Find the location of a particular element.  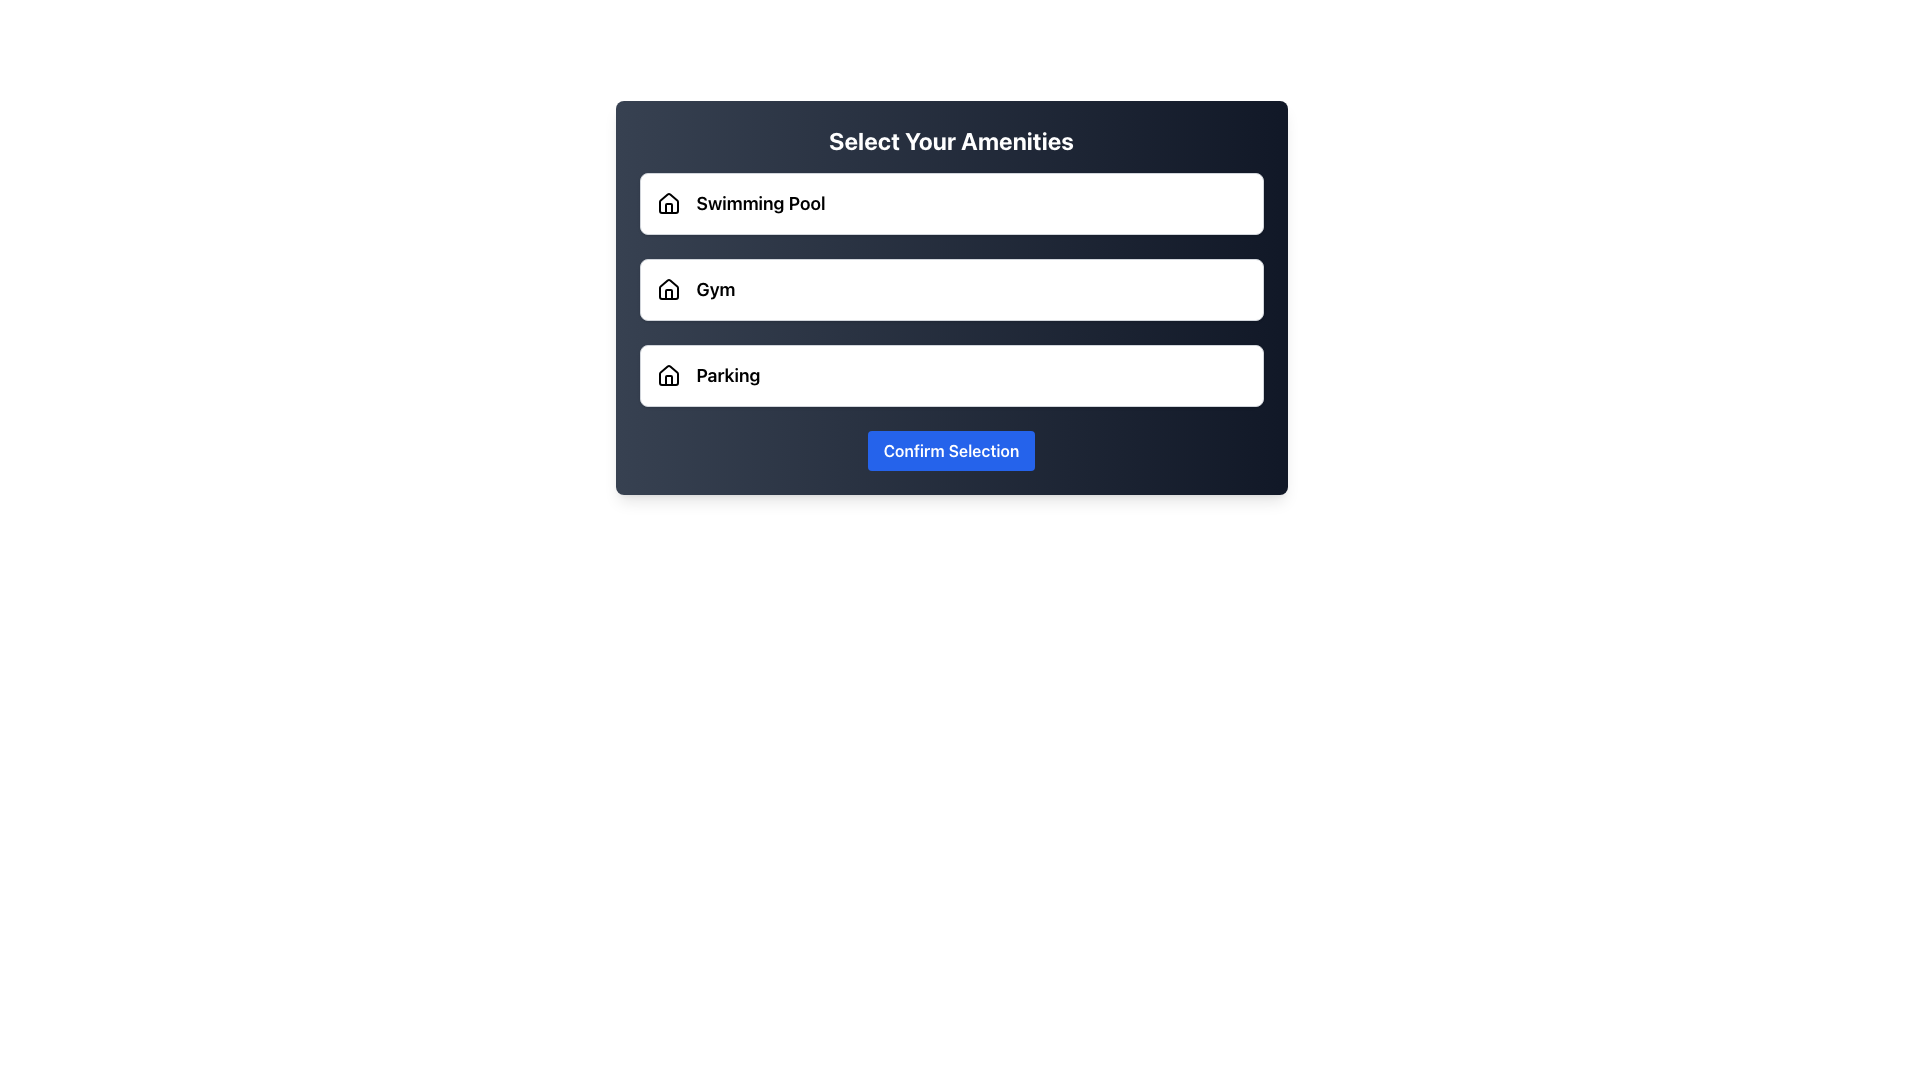

the amenities group, which contains options like 'Swimming Pool,' 'Gym,' and 'Parking,' to trigger an additional styling effect is located at coordinates (950, 289).